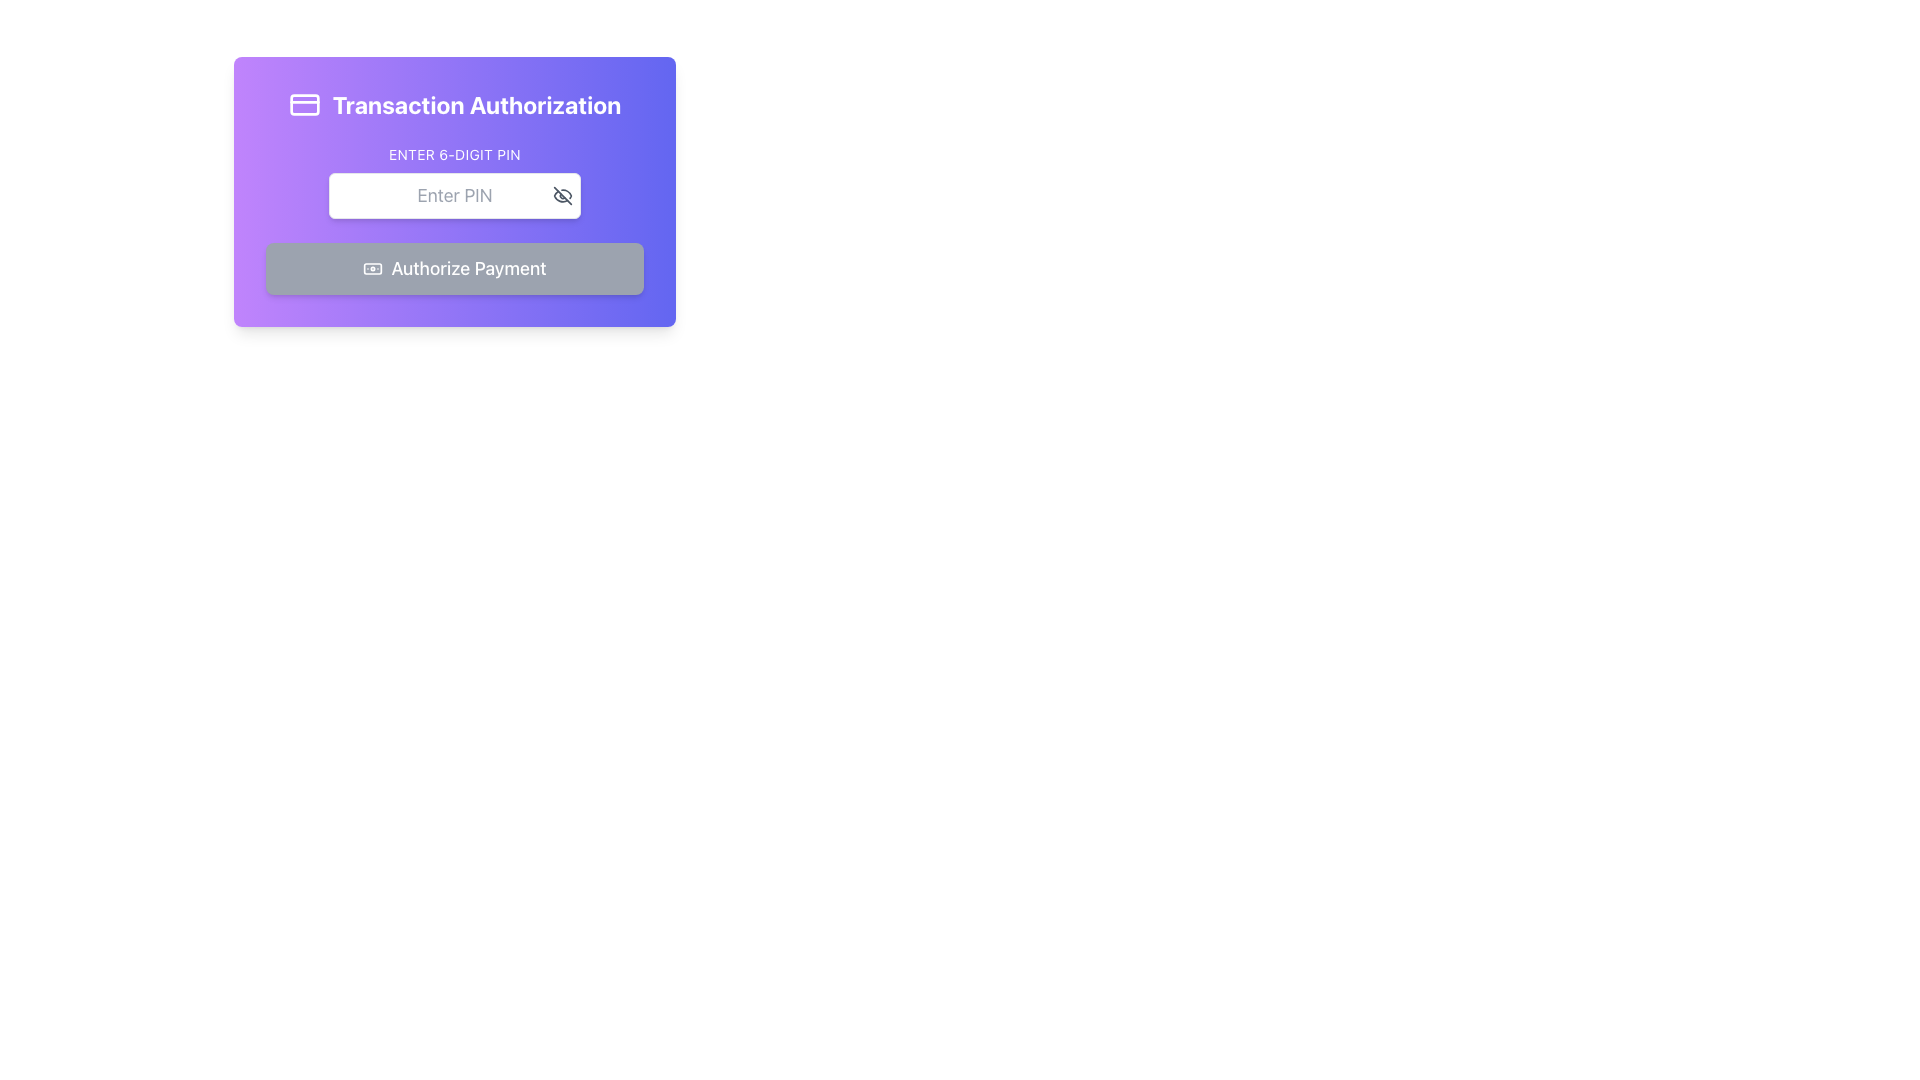  Describe the element at coordinates (454, 153) in the screenshot. I see `the instruction label that prompts users to enter their 6-digit PIN, located above the 'Enter PIN' input field` at that location.